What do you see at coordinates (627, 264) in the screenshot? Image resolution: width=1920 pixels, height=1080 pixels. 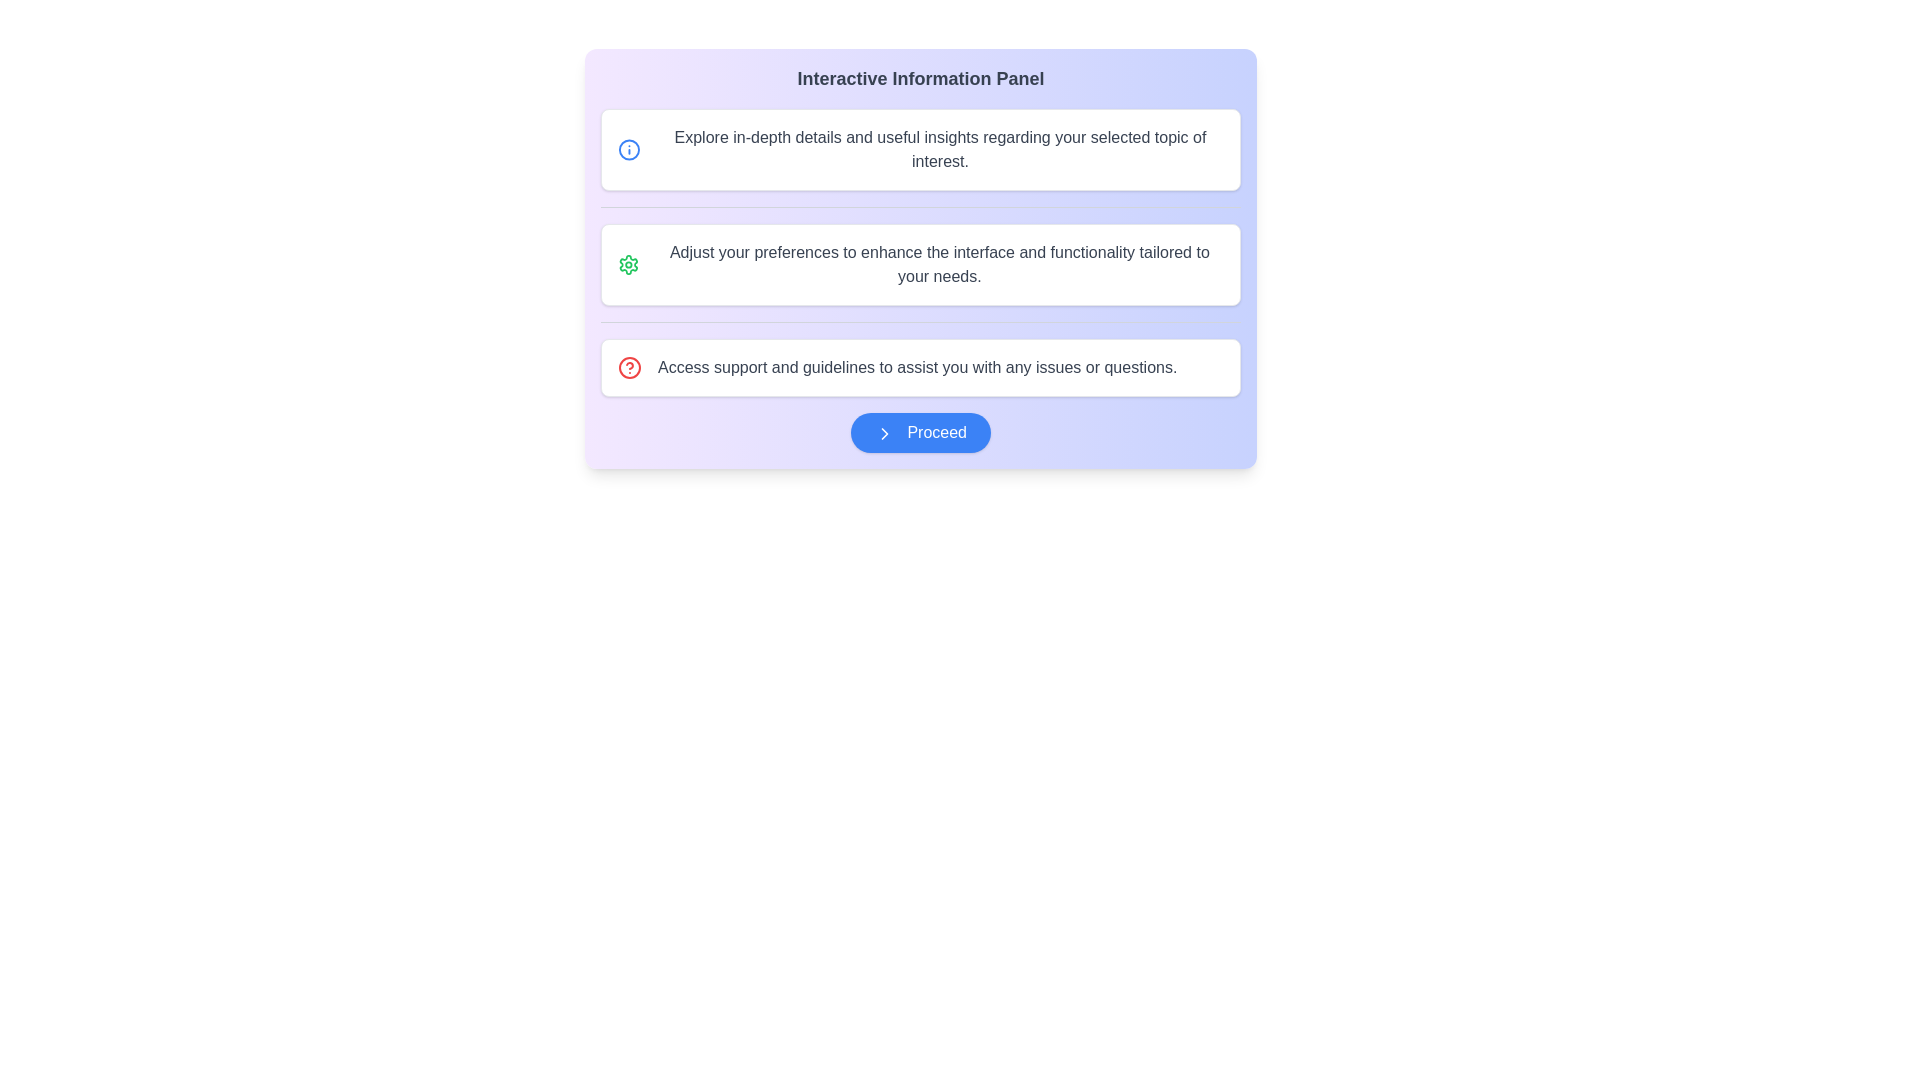 I see `the green gear icon representing settings, located in the second option panel next to the text 'Adjust your preferences to enhance the interface and functionality tailored to your needs.'` at bounding box center [627, 264].